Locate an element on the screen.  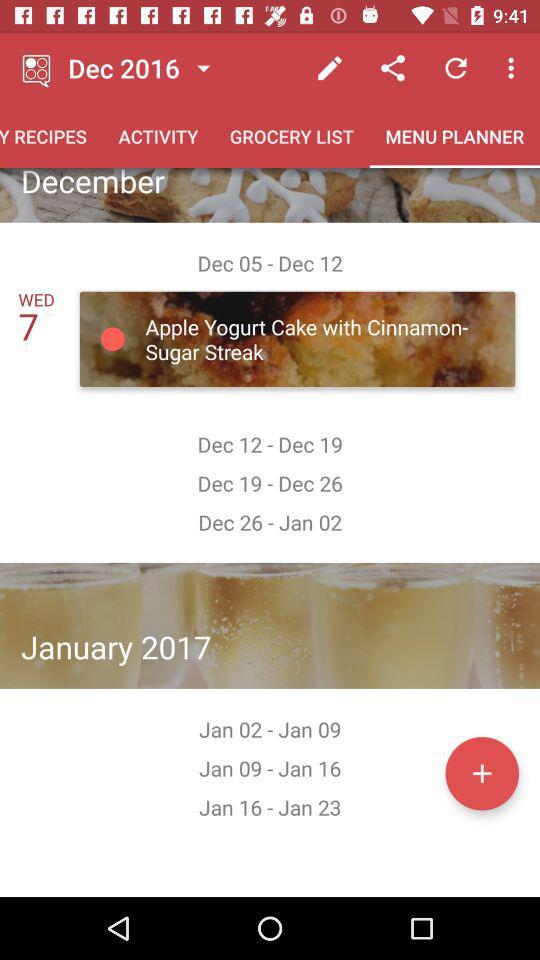
information is located at coordinates (481, 772).